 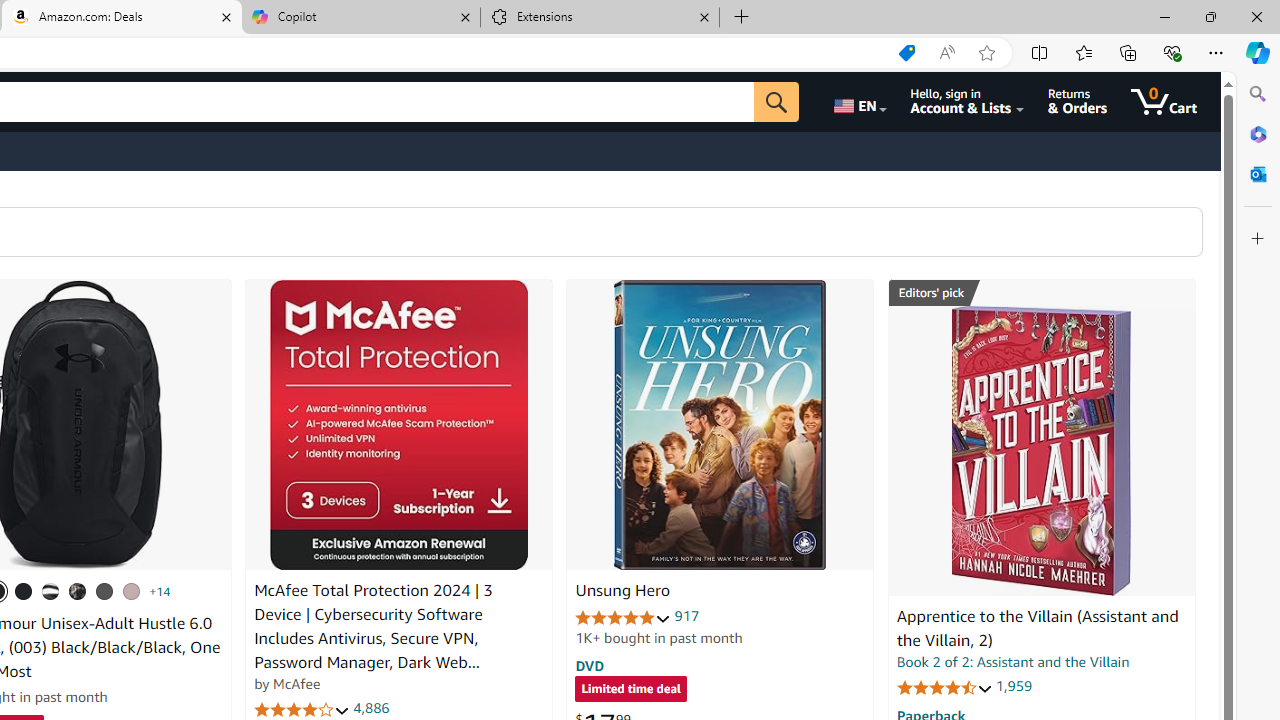 What do you see at coordinates (1164, 16) in the screenshot?
I see `'Minimize'` at bounding box center [1164, 16].